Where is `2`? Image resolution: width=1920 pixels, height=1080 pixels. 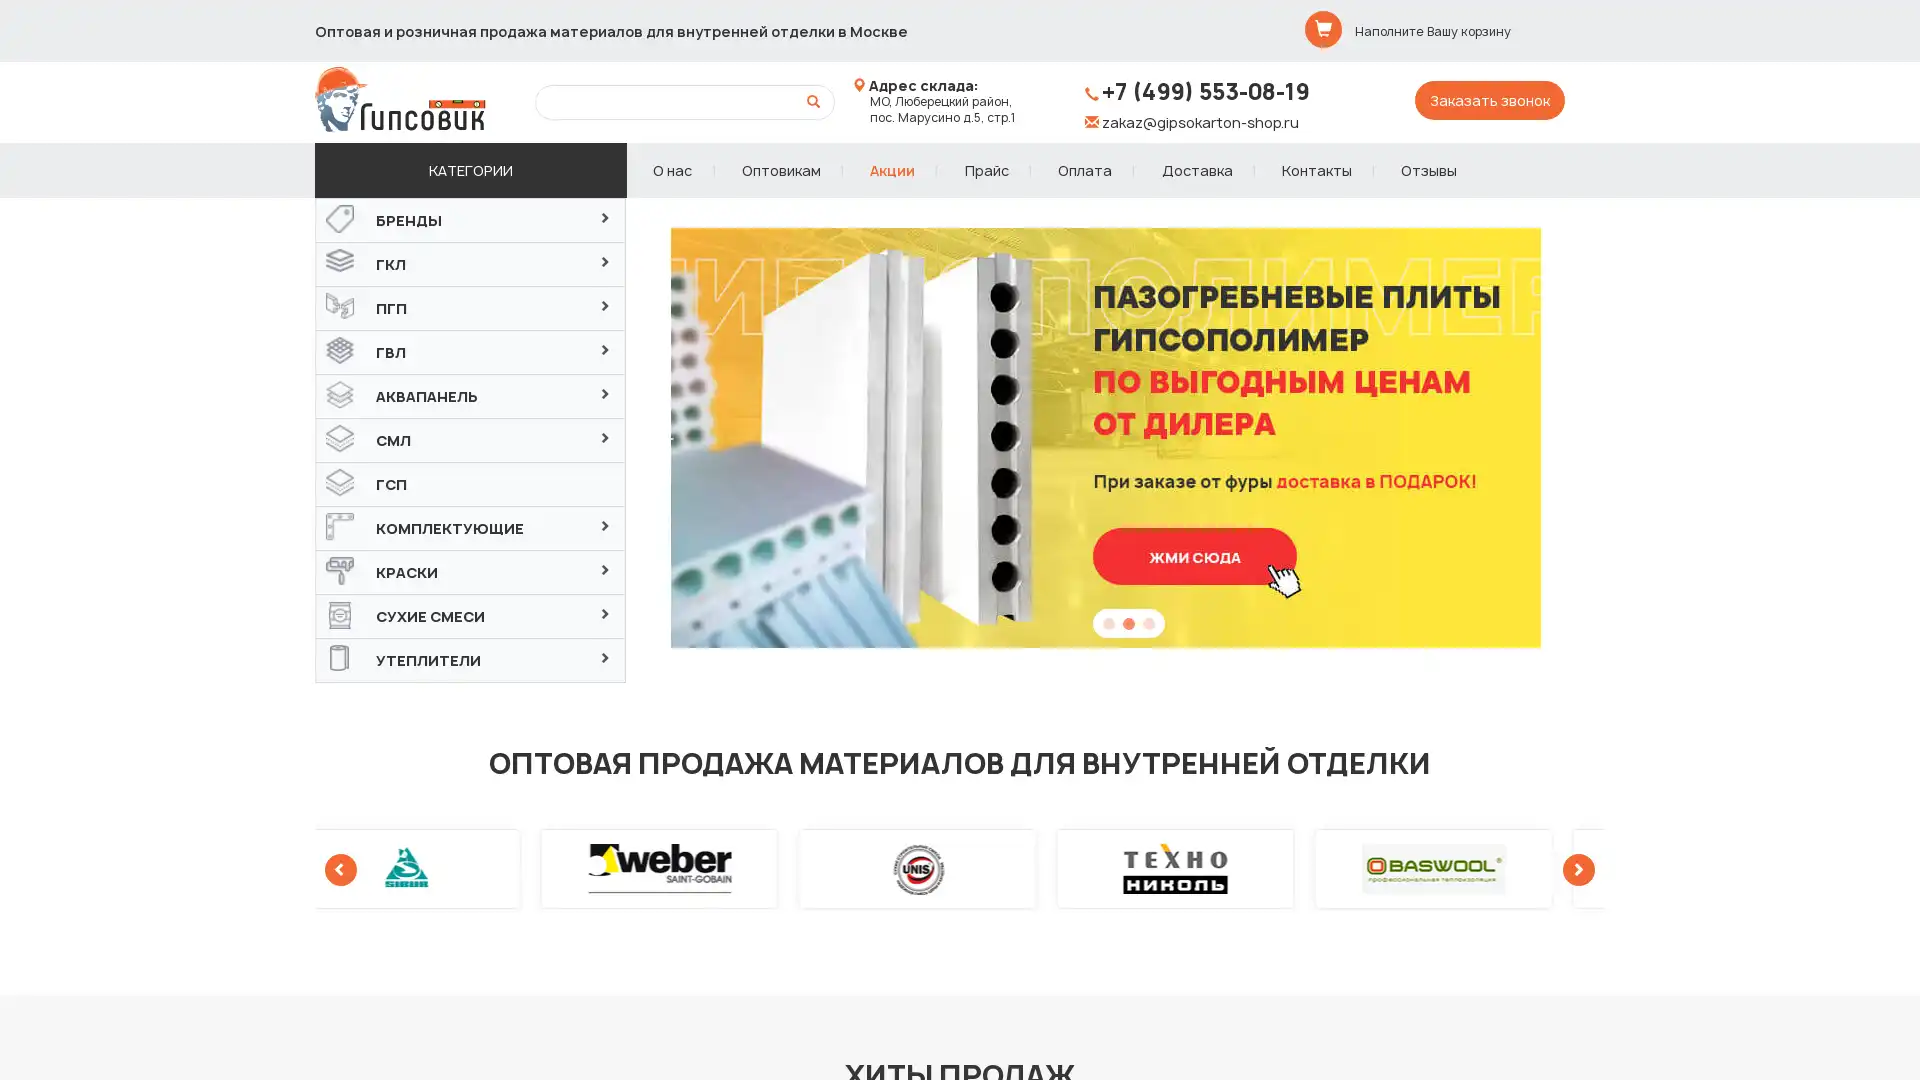 2 is located at coordinates (1128, 627).